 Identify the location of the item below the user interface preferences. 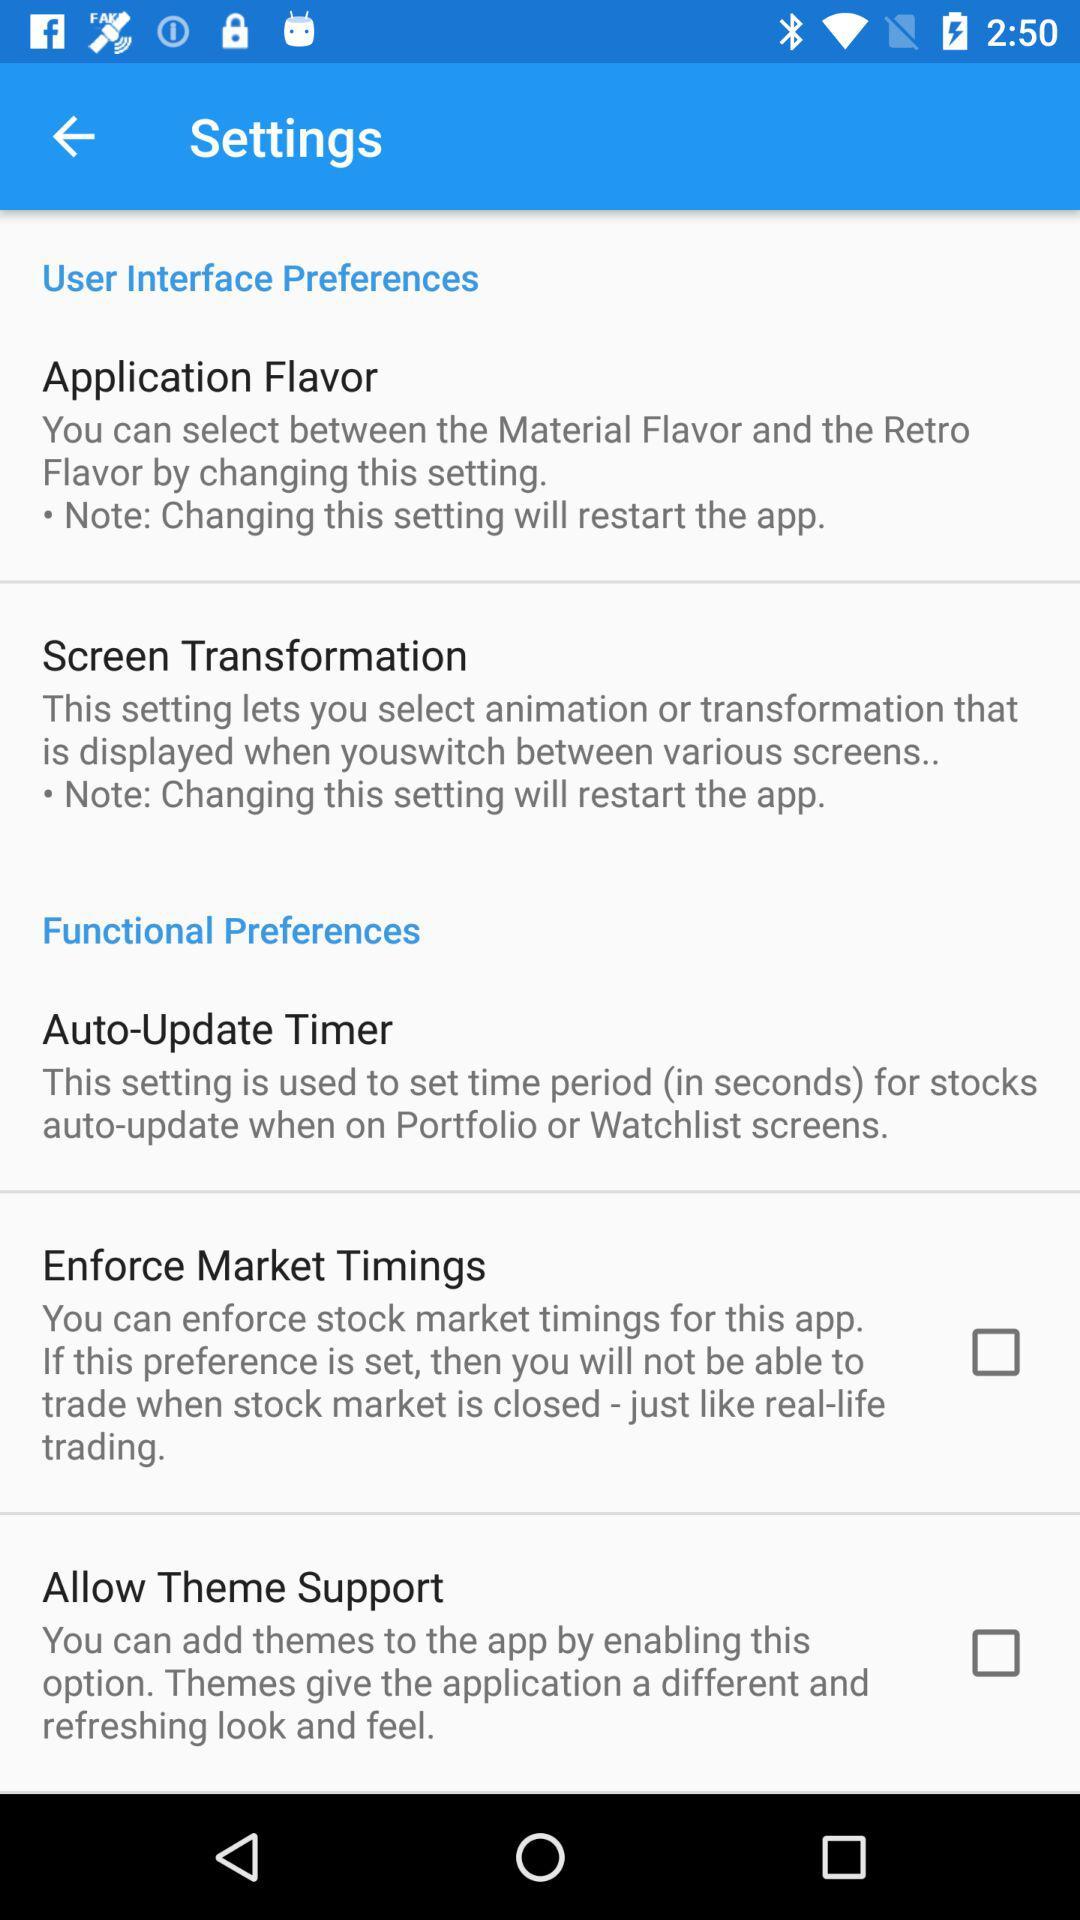
(209, 374).